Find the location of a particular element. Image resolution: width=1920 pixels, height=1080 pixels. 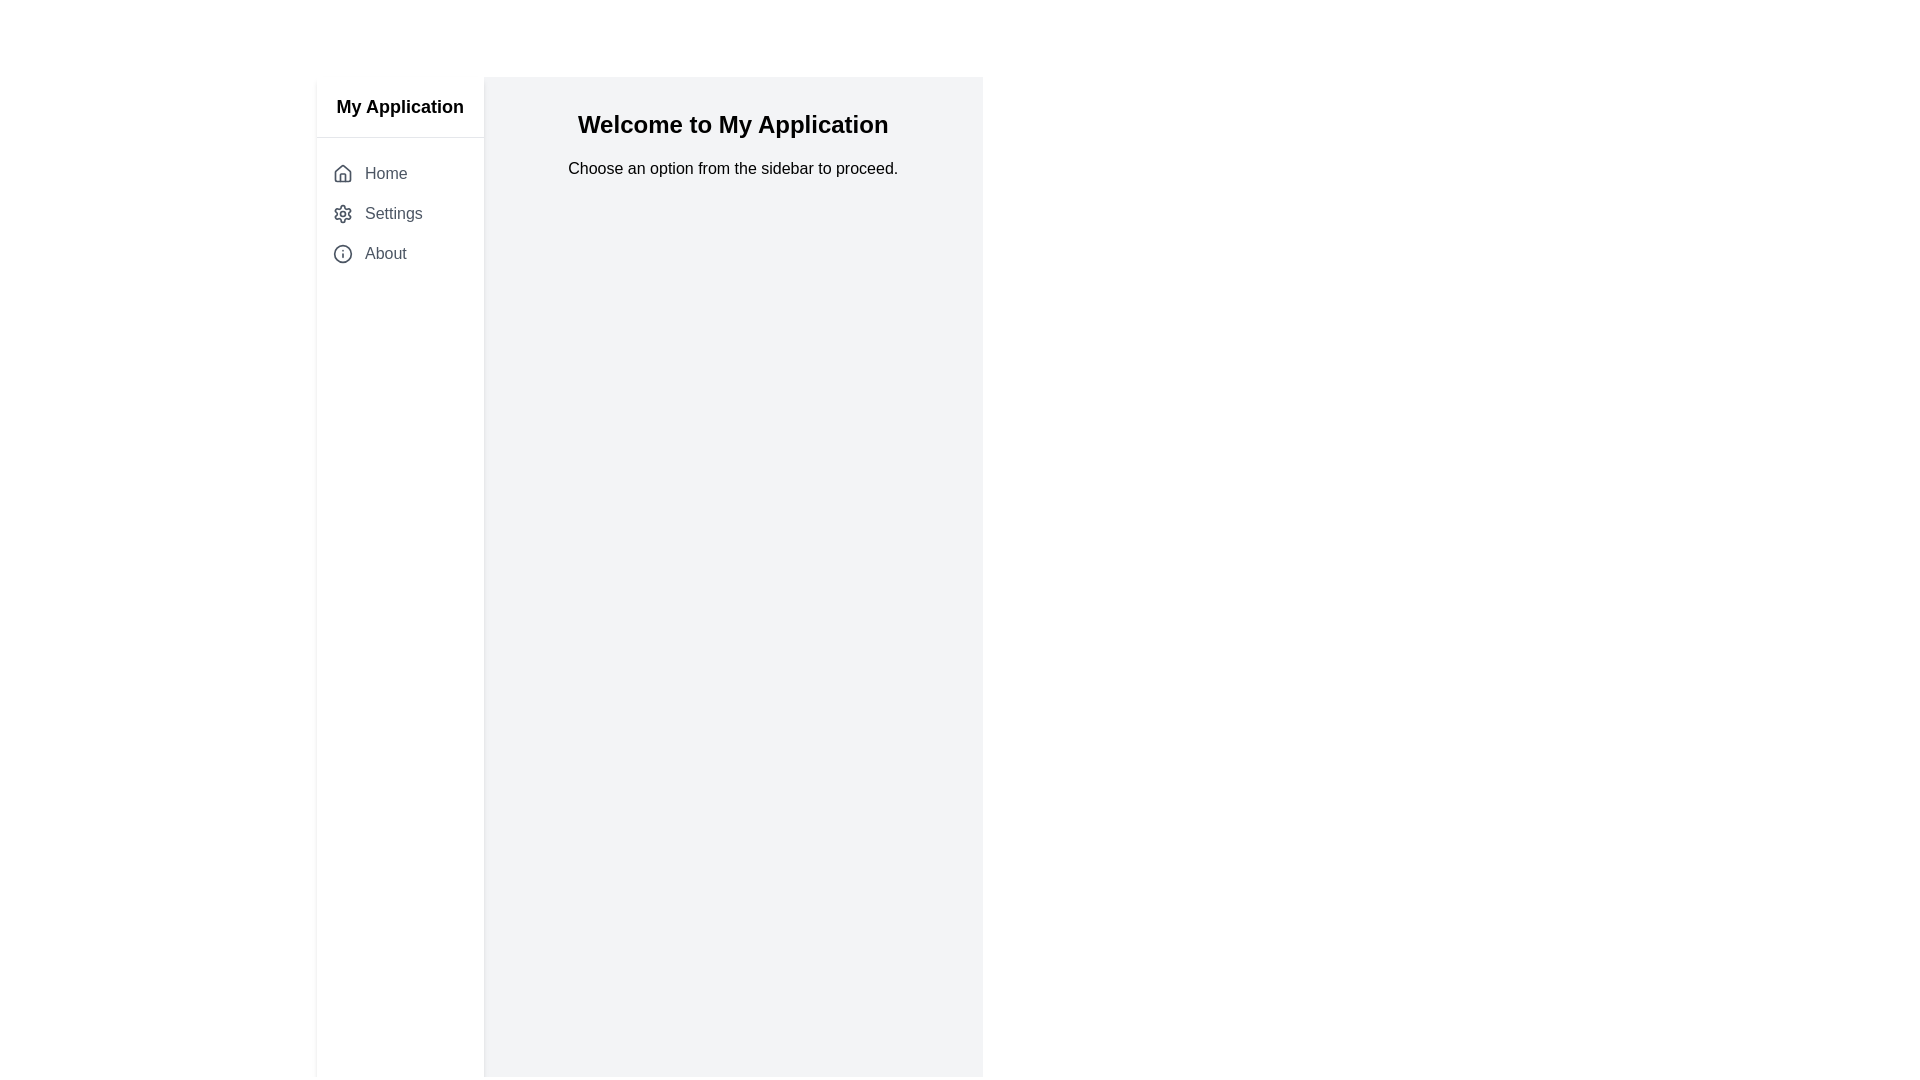

the 'Settings' hyperlink navigation item, which is styled with gray text and a gear icon is located at coordinates (400, 213).